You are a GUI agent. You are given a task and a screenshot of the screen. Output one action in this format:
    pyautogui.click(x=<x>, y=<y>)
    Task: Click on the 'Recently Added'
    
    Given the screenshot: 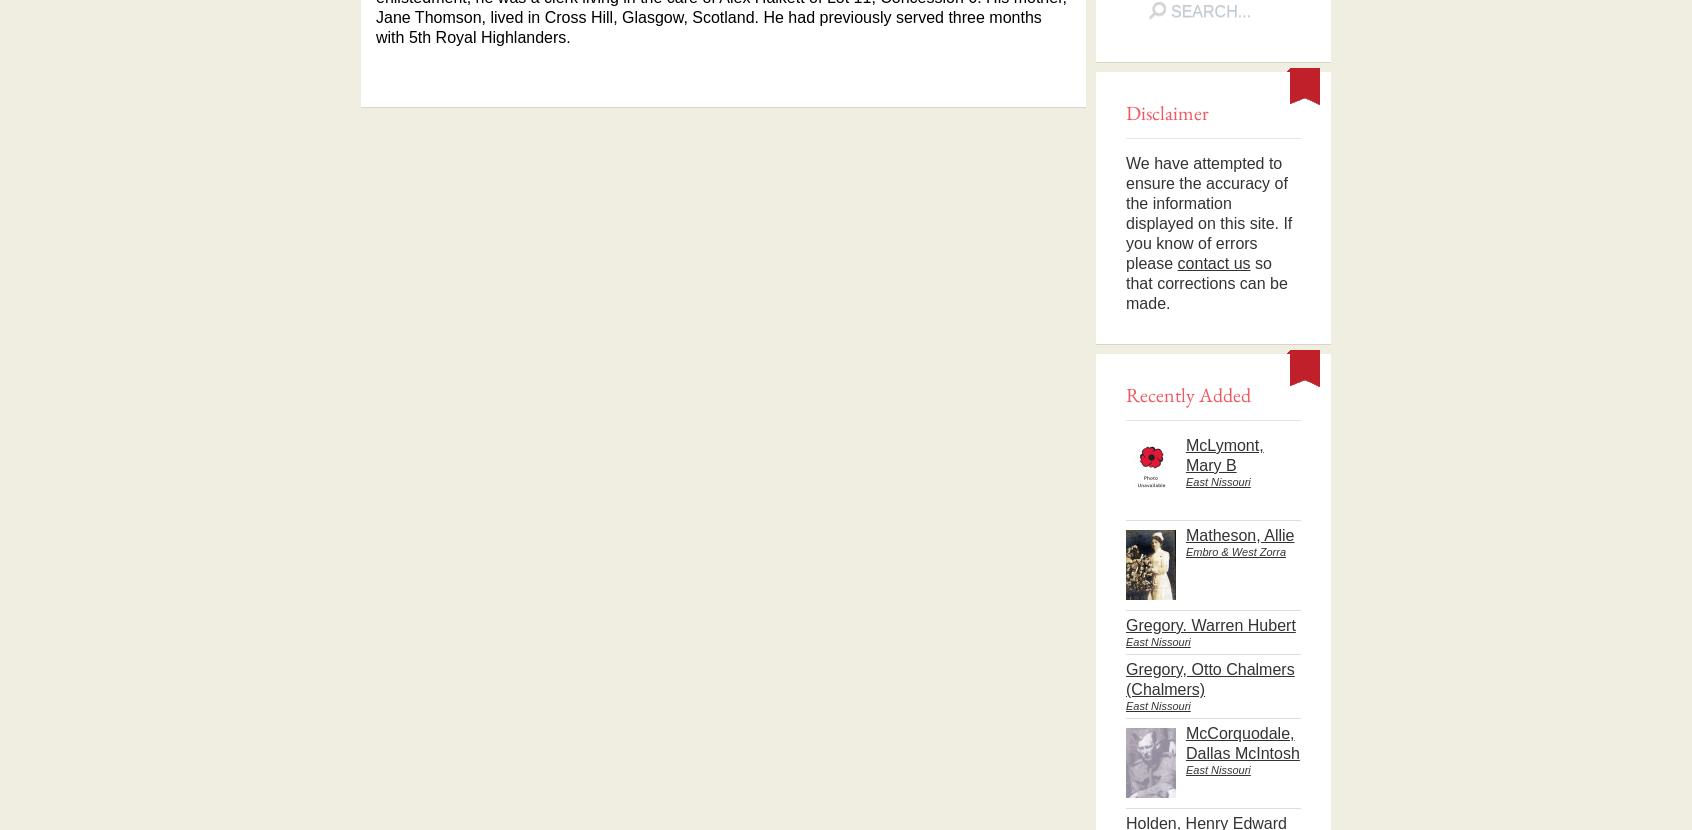 What is the action you would take?
    pyautogui.click(x=1187, y=393)
    